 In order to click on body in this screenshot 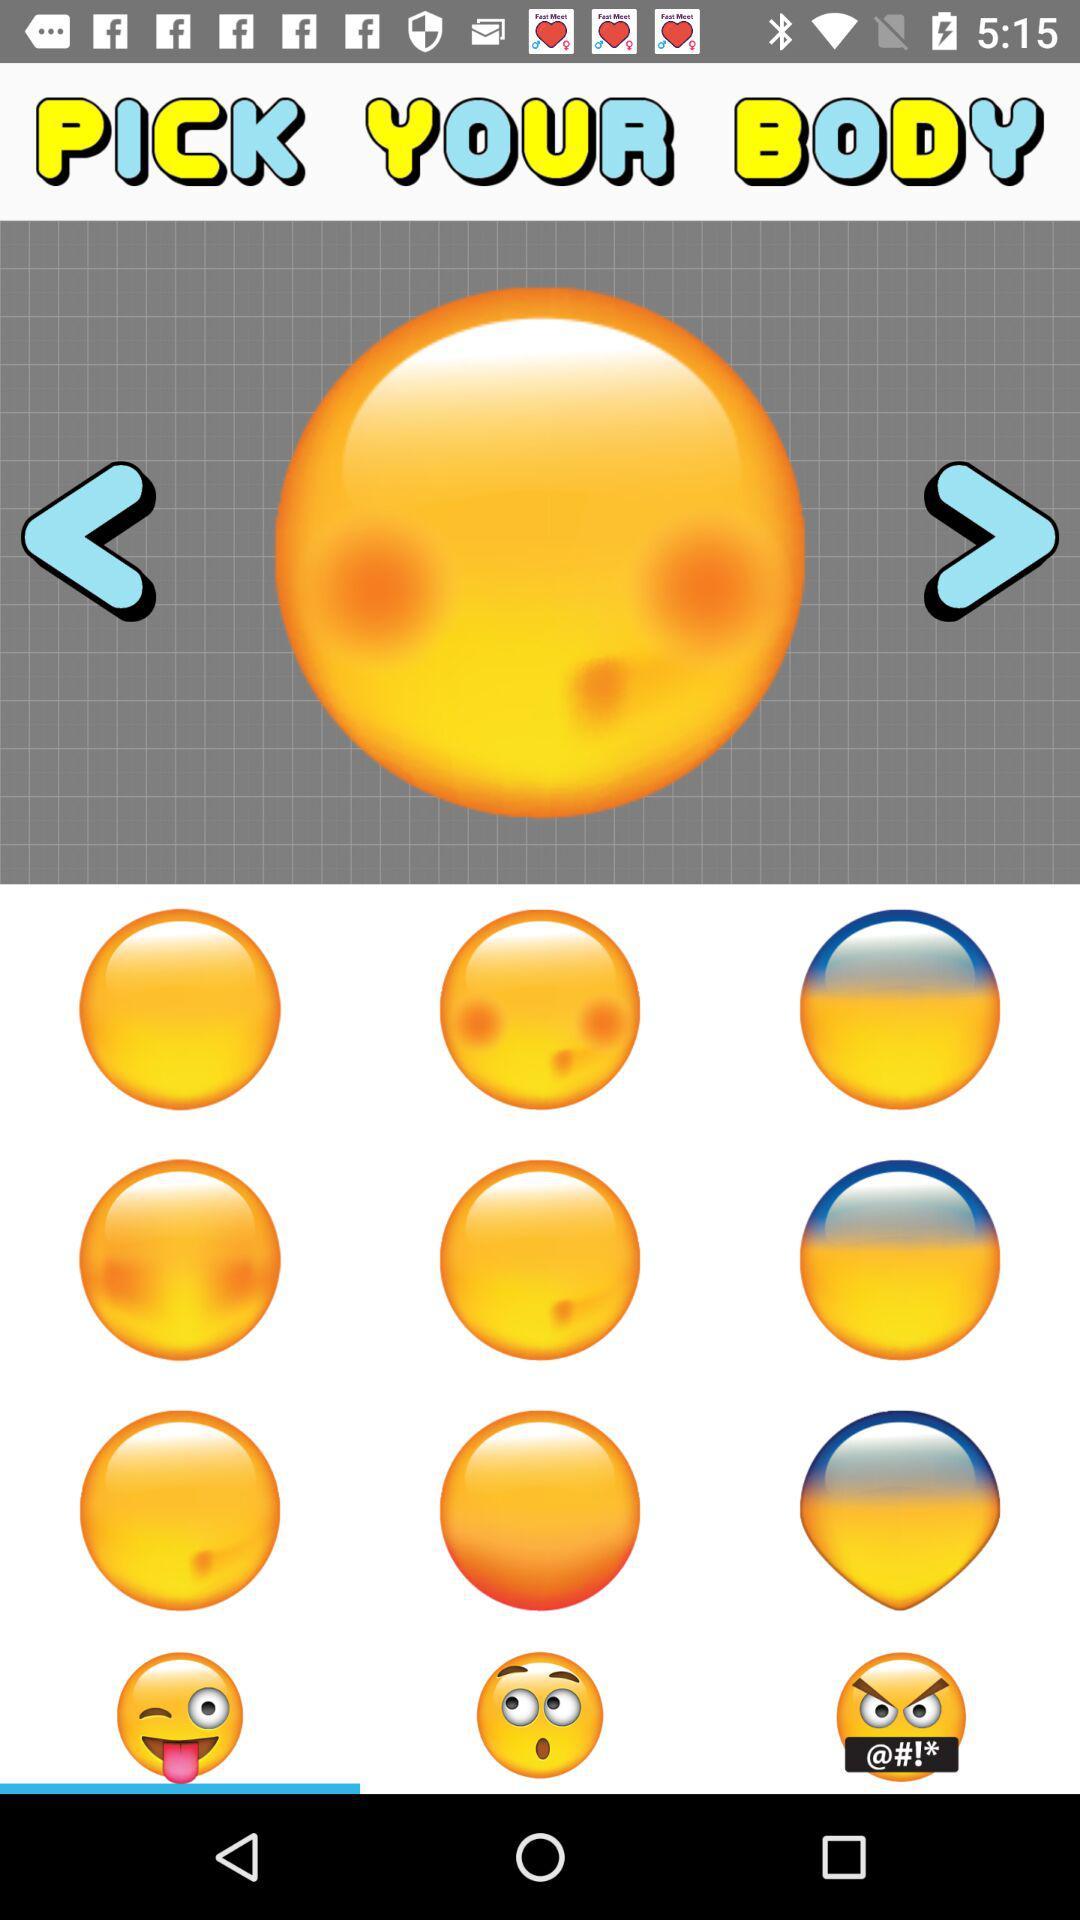, I will do `click(180, 1258)`.